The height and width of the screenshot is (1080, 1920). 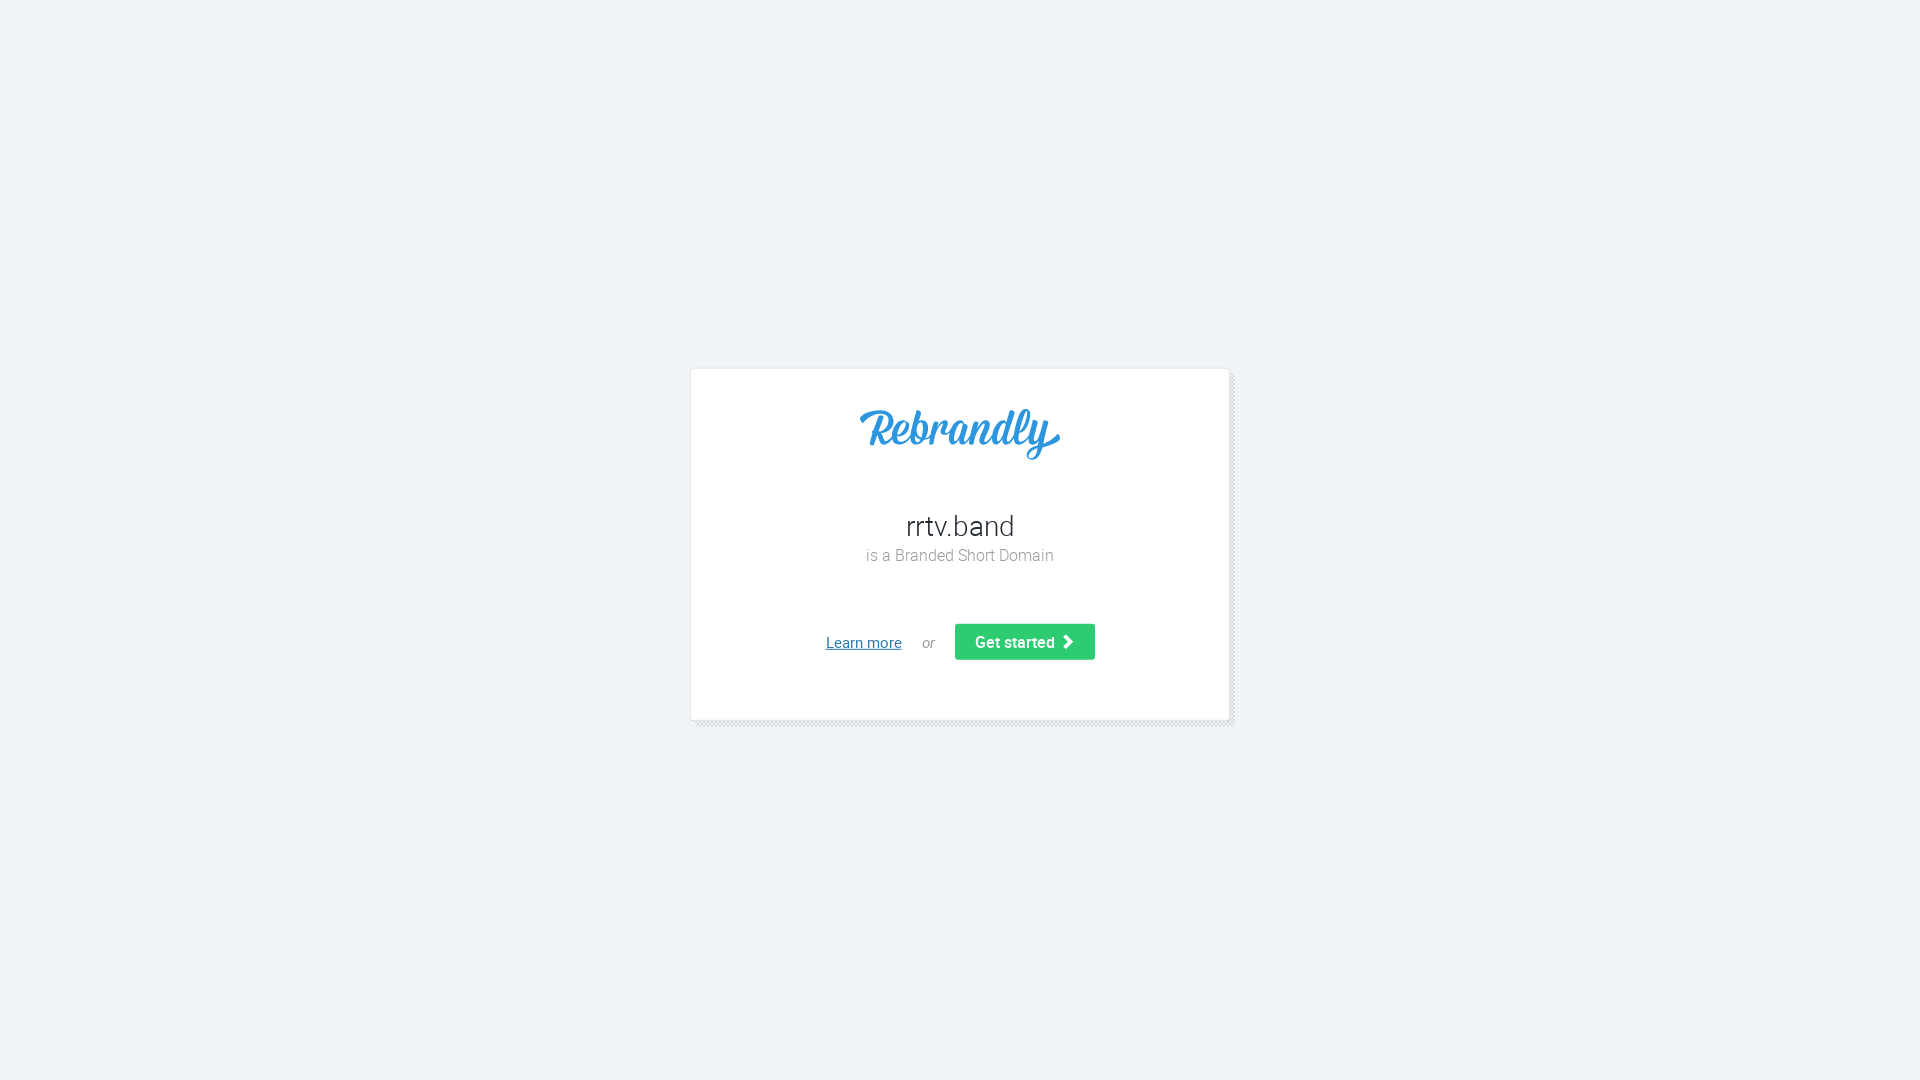 What do you see at coordinates (864, 641) in the screenshot?
I see `'Learn more'` at bounding box center [864, 641].